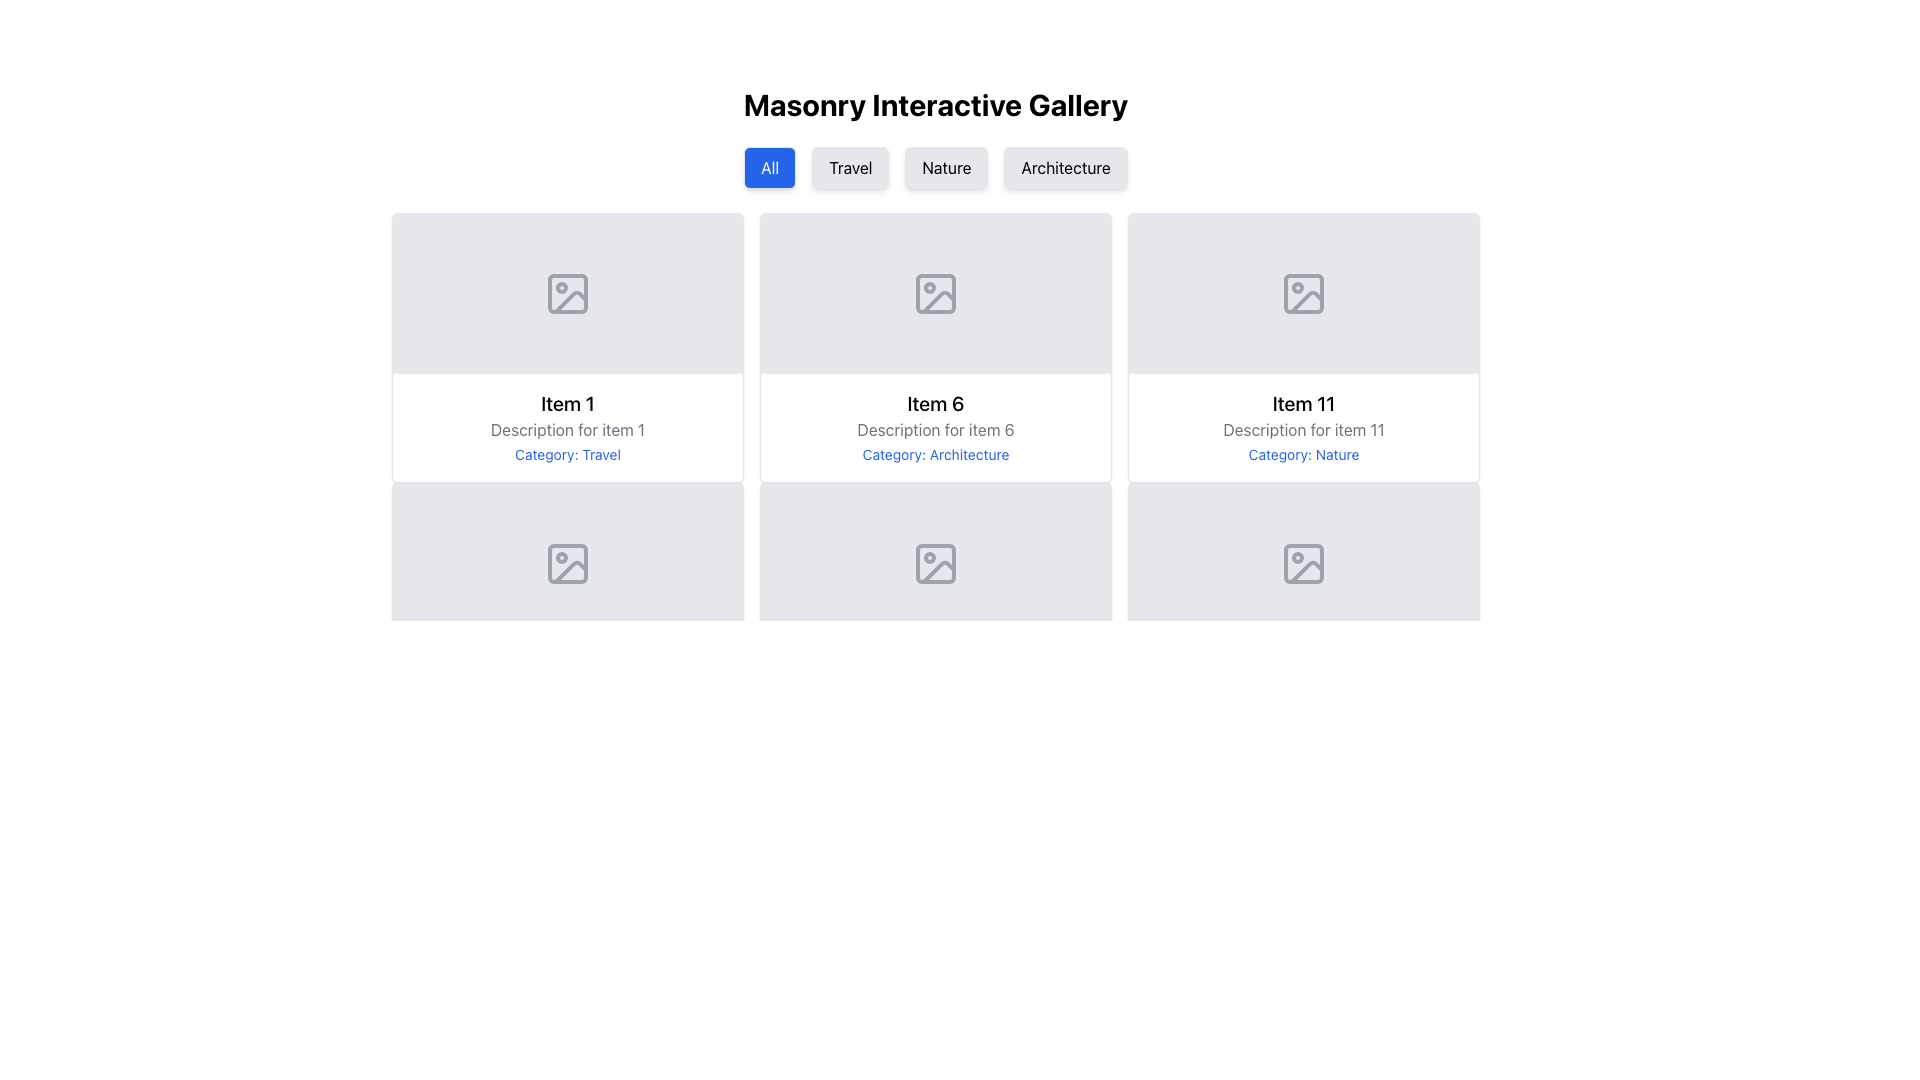 The height and width of the screenshot is (1080, 1920). What do you see at coordinates (566, 454) in the screenshot?
I see `text content of the category descriptor label indicating that the item belongs to the 'Travel' category, which is located at the bottom of the first card in the grid layout` at bounding box center [566, 454].